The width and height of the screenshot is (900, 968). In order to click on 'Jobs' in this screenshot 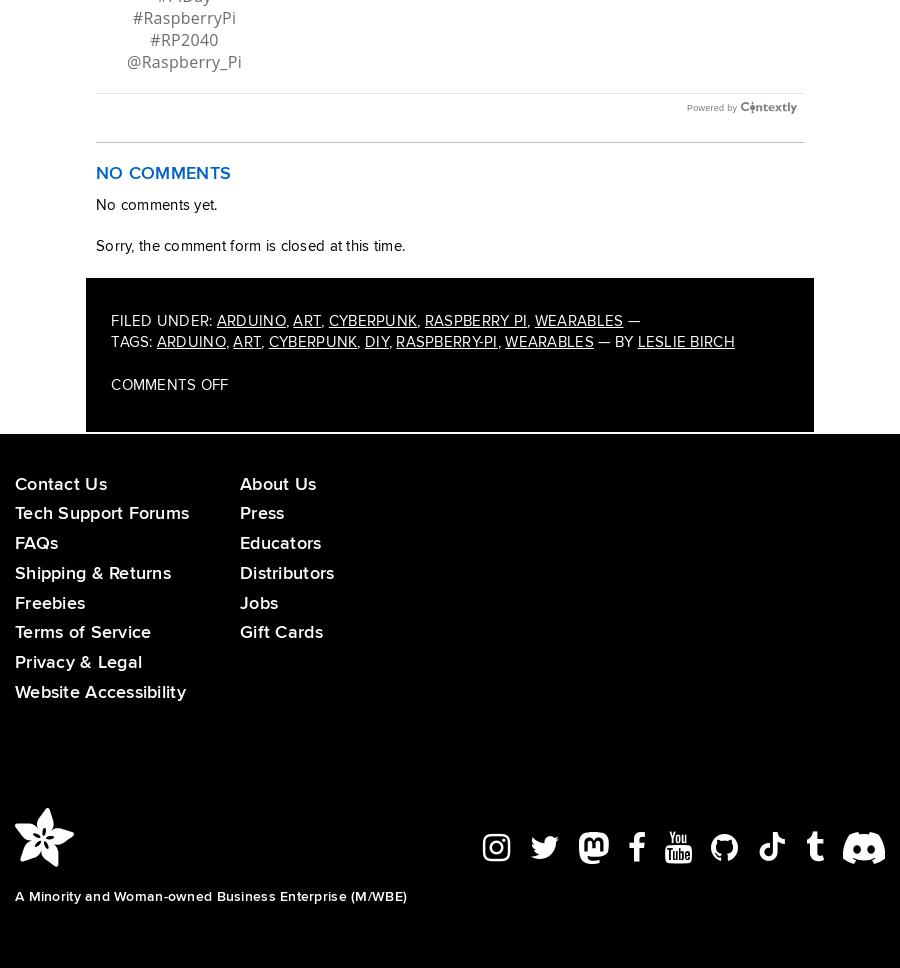, I will do `click(258, 622)`.